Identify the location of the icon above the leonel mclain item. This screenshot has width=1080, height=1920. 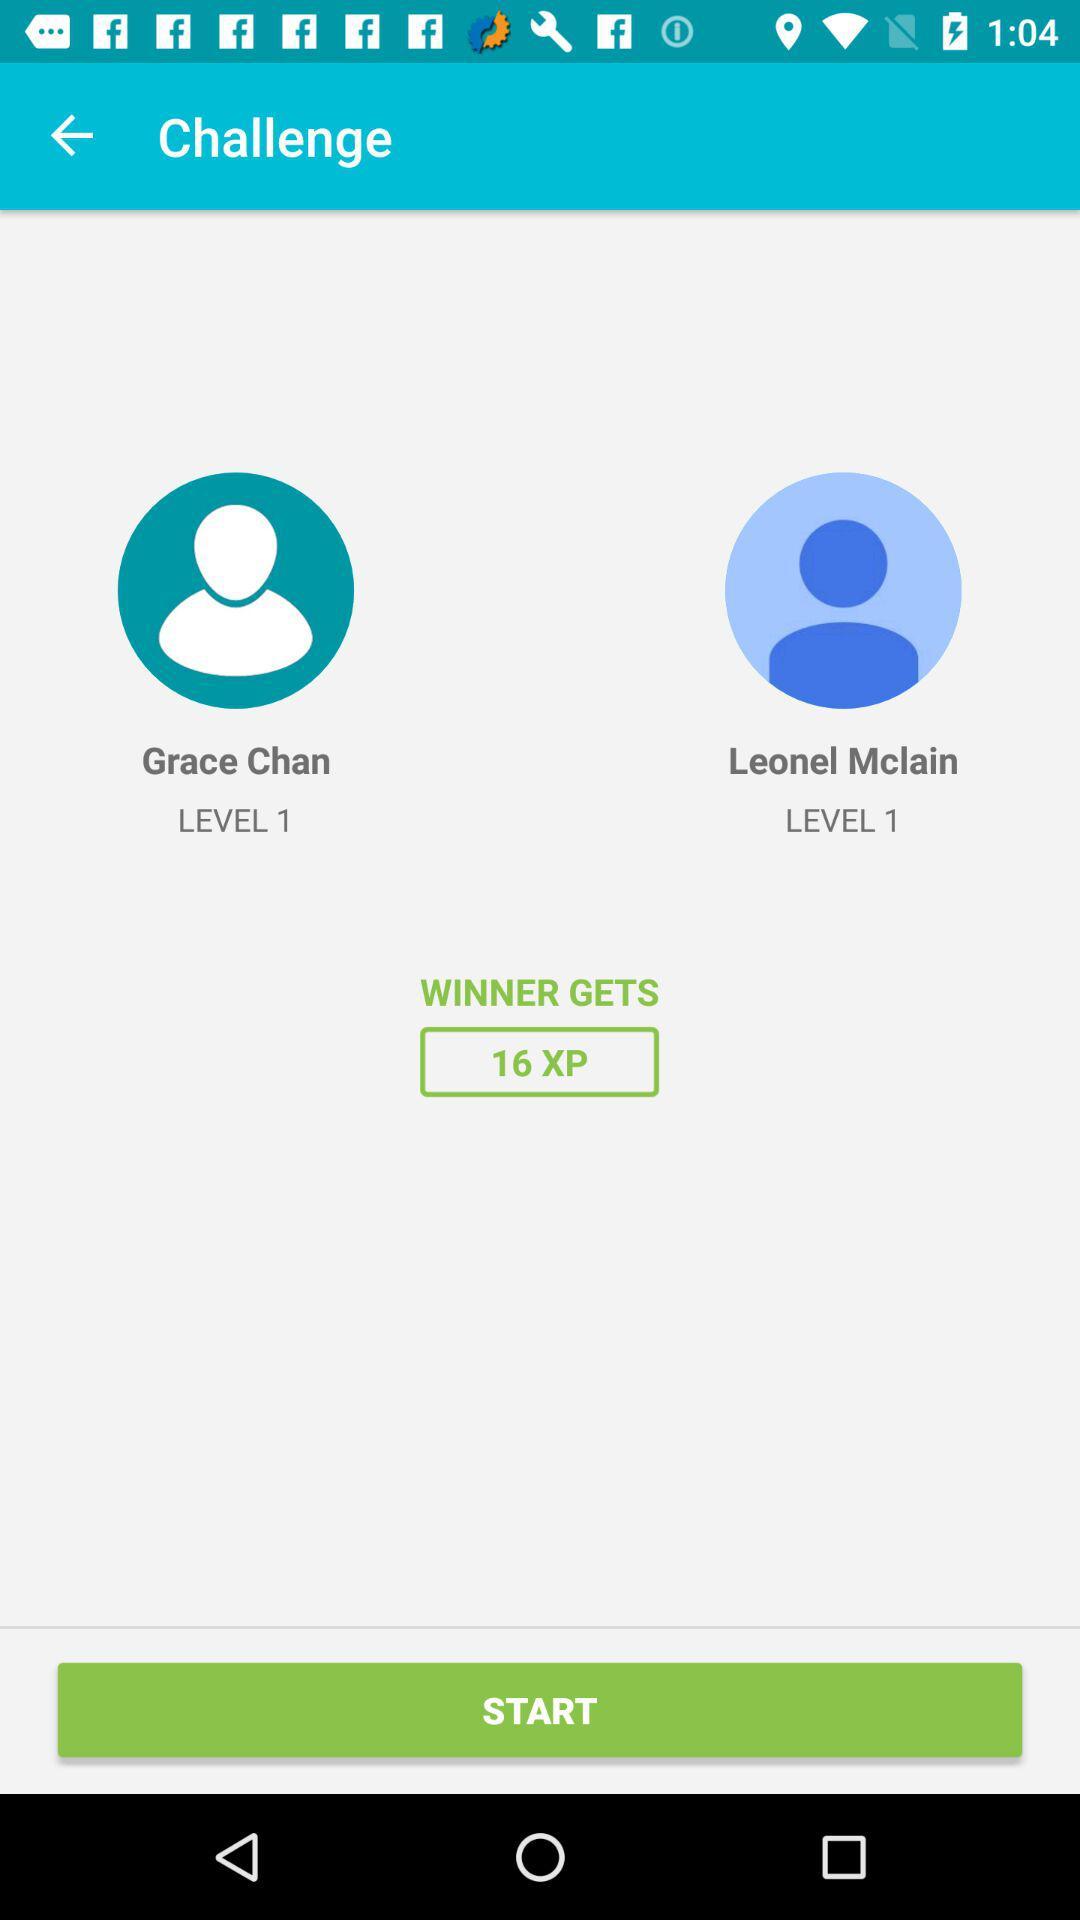
(843, 589).